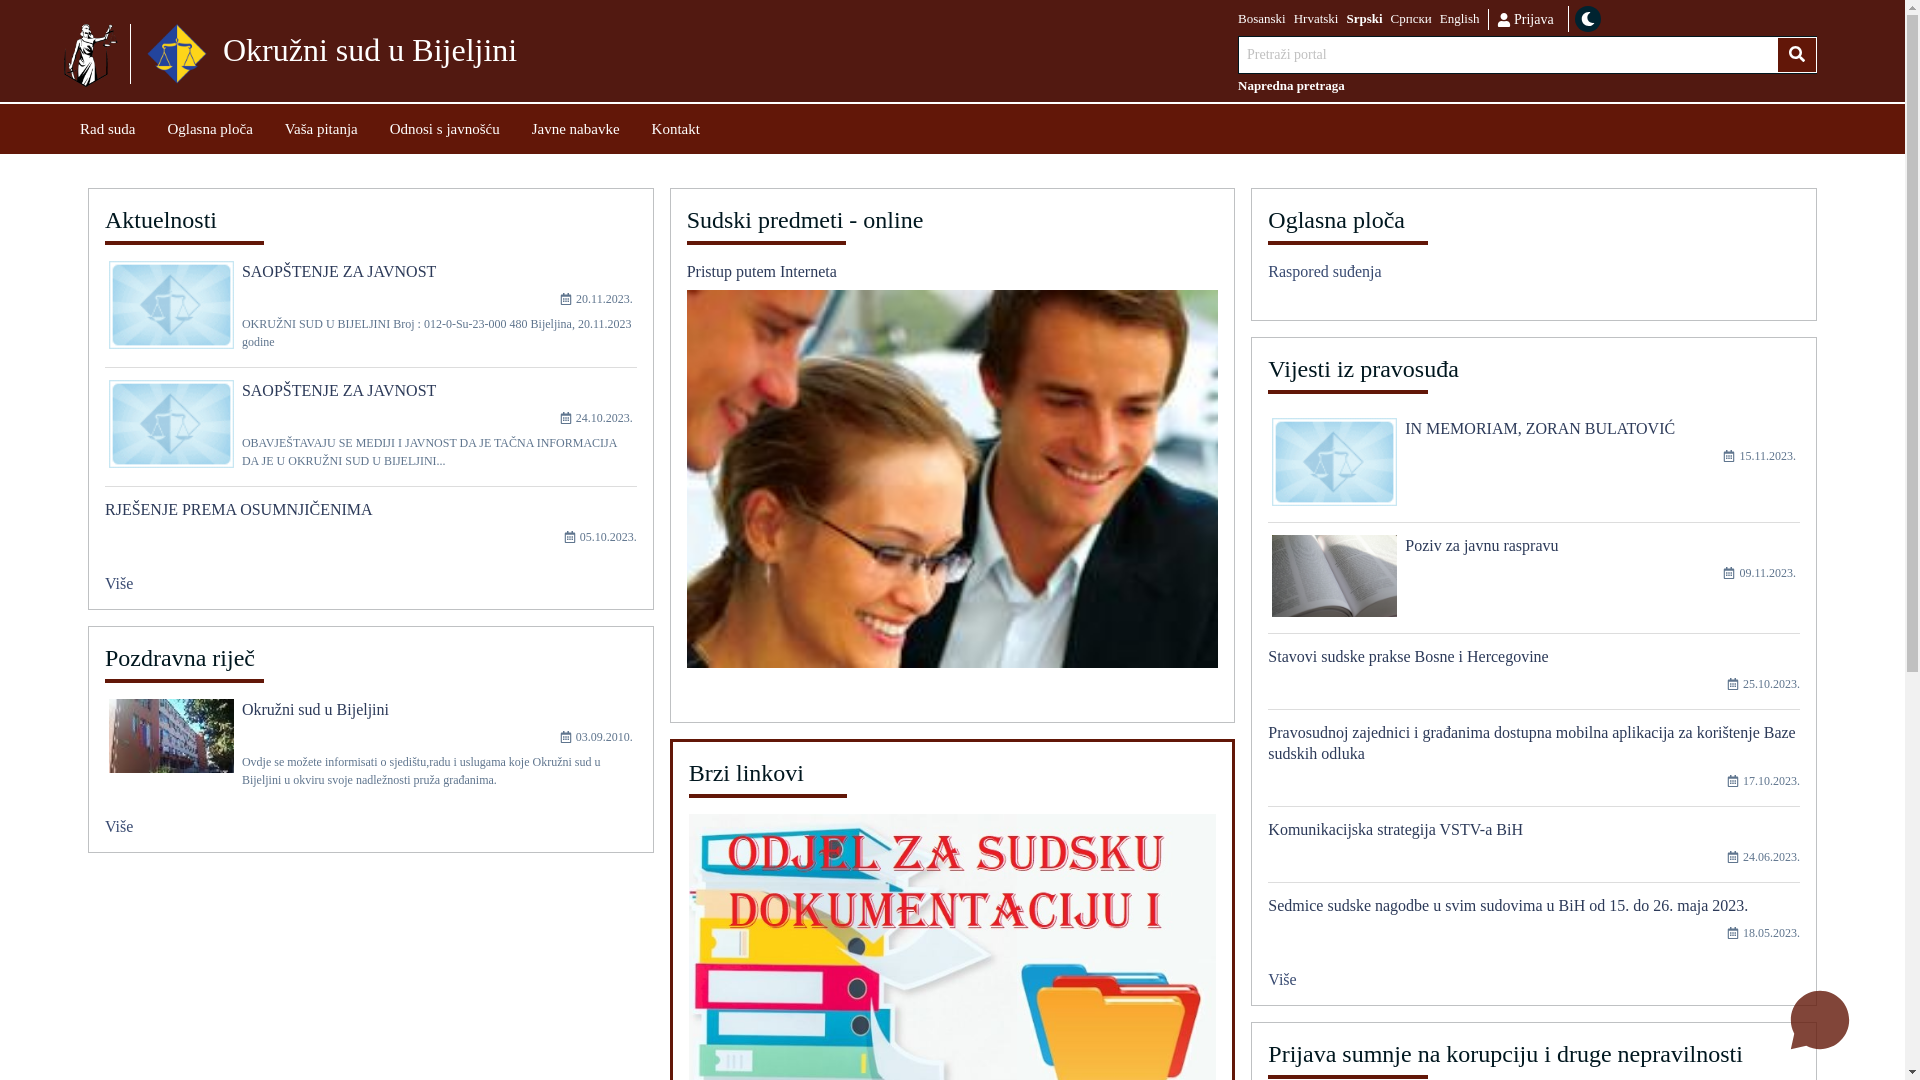 Image resolution: width=1920 pixels, height=1080 pixels. What do you see at coordinates (1523, 18) in the screenshot?
I see `'Prijava'` at bounding box center [1523, 18].